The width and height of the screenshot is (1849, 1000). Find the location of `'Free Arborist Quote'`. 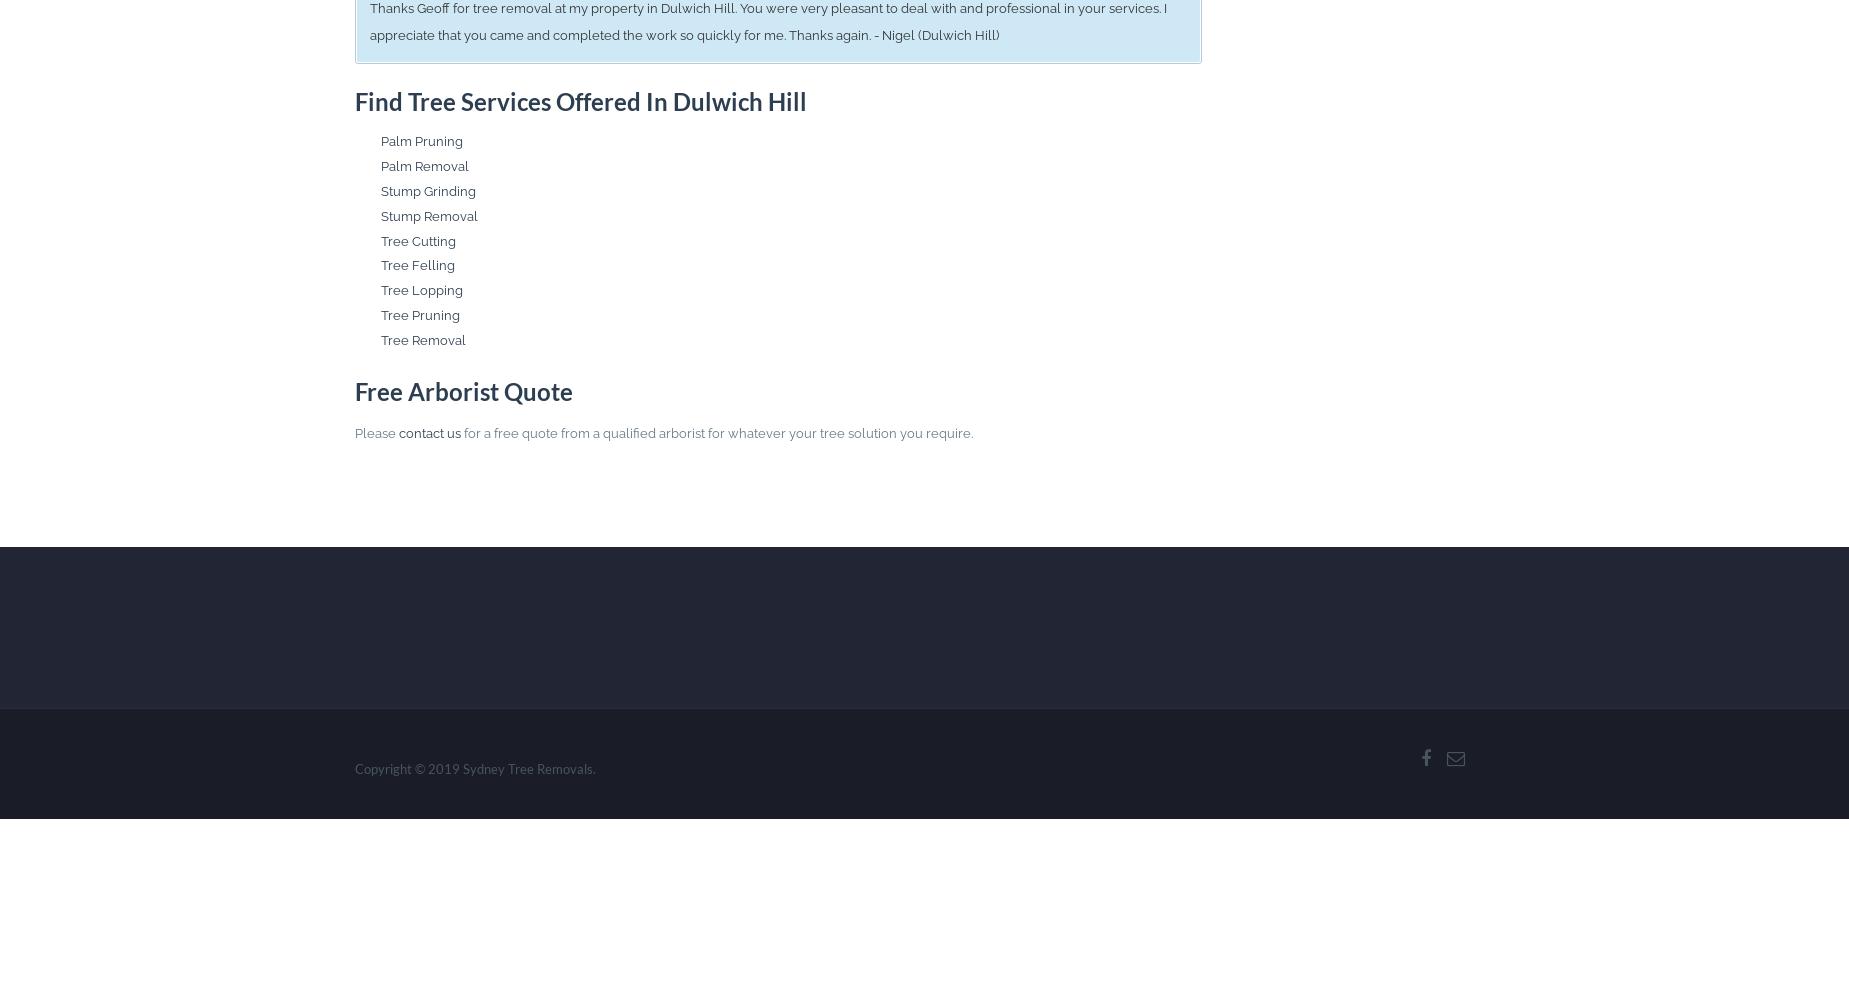

'Free Arborist Quote' is located at coordinates (461, 391).